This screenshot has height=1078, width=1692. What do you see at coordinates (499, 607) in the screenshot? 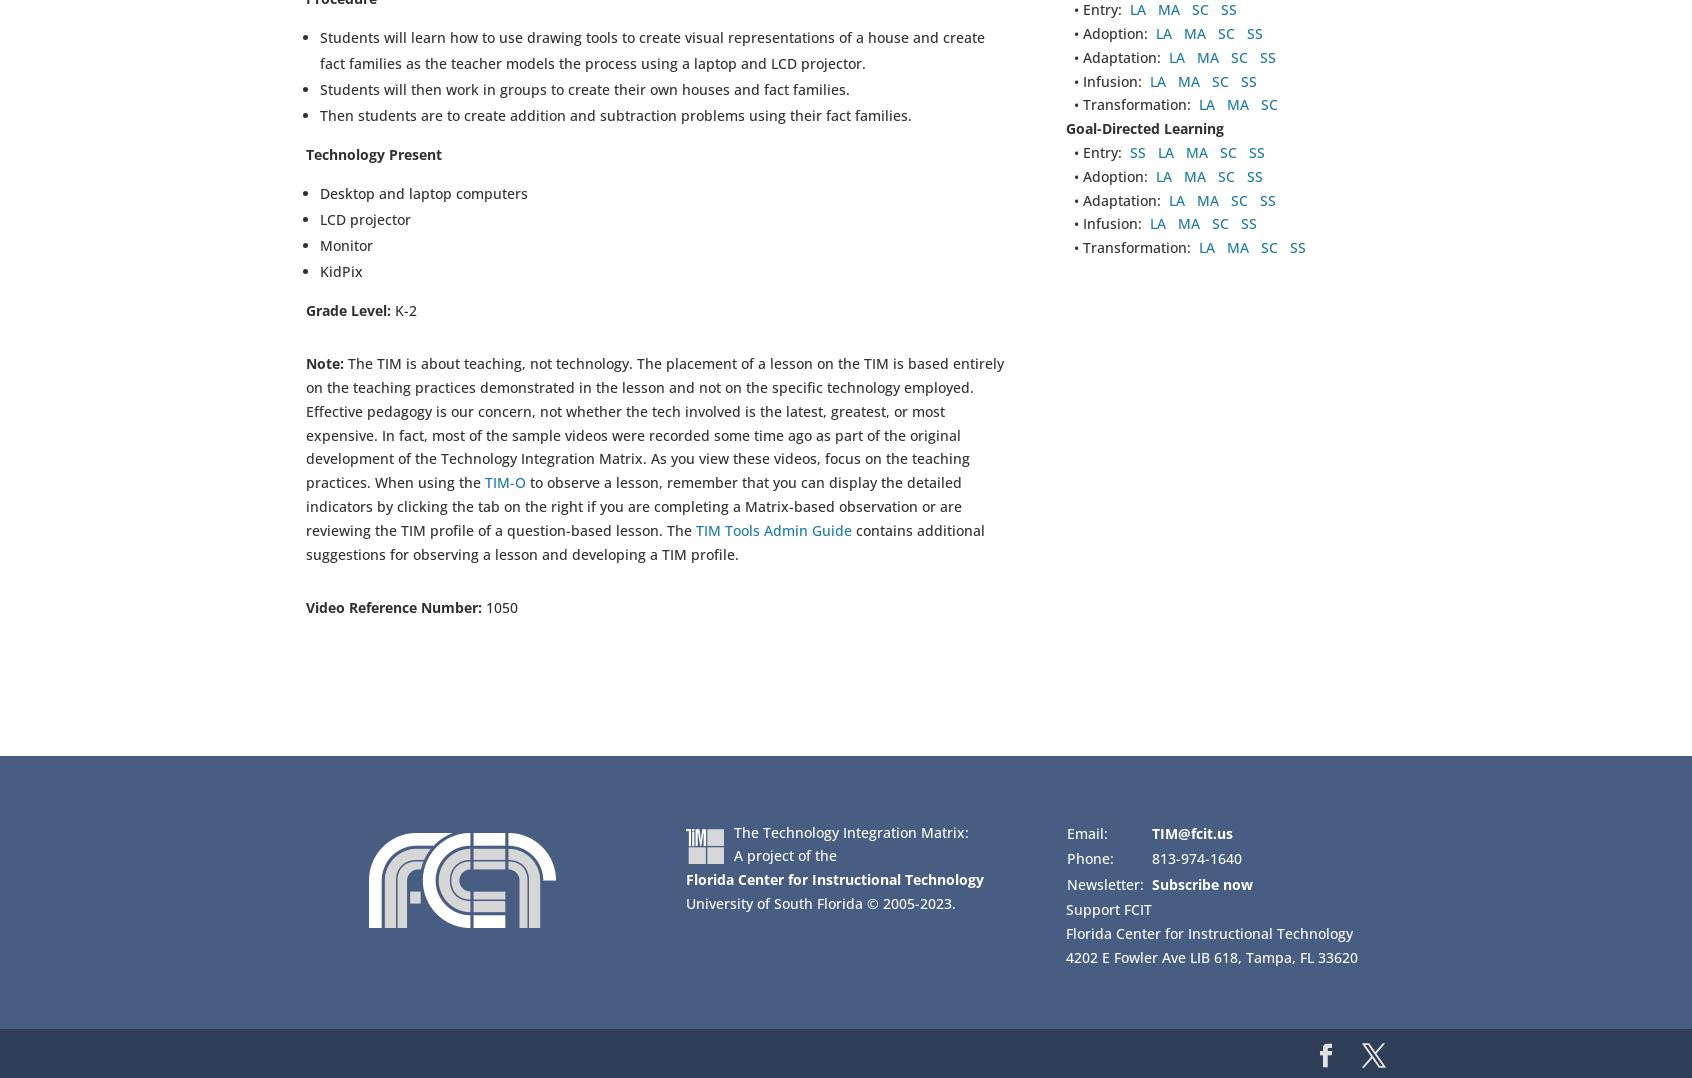
I see `'1050'` at bounding box center [499, 607].